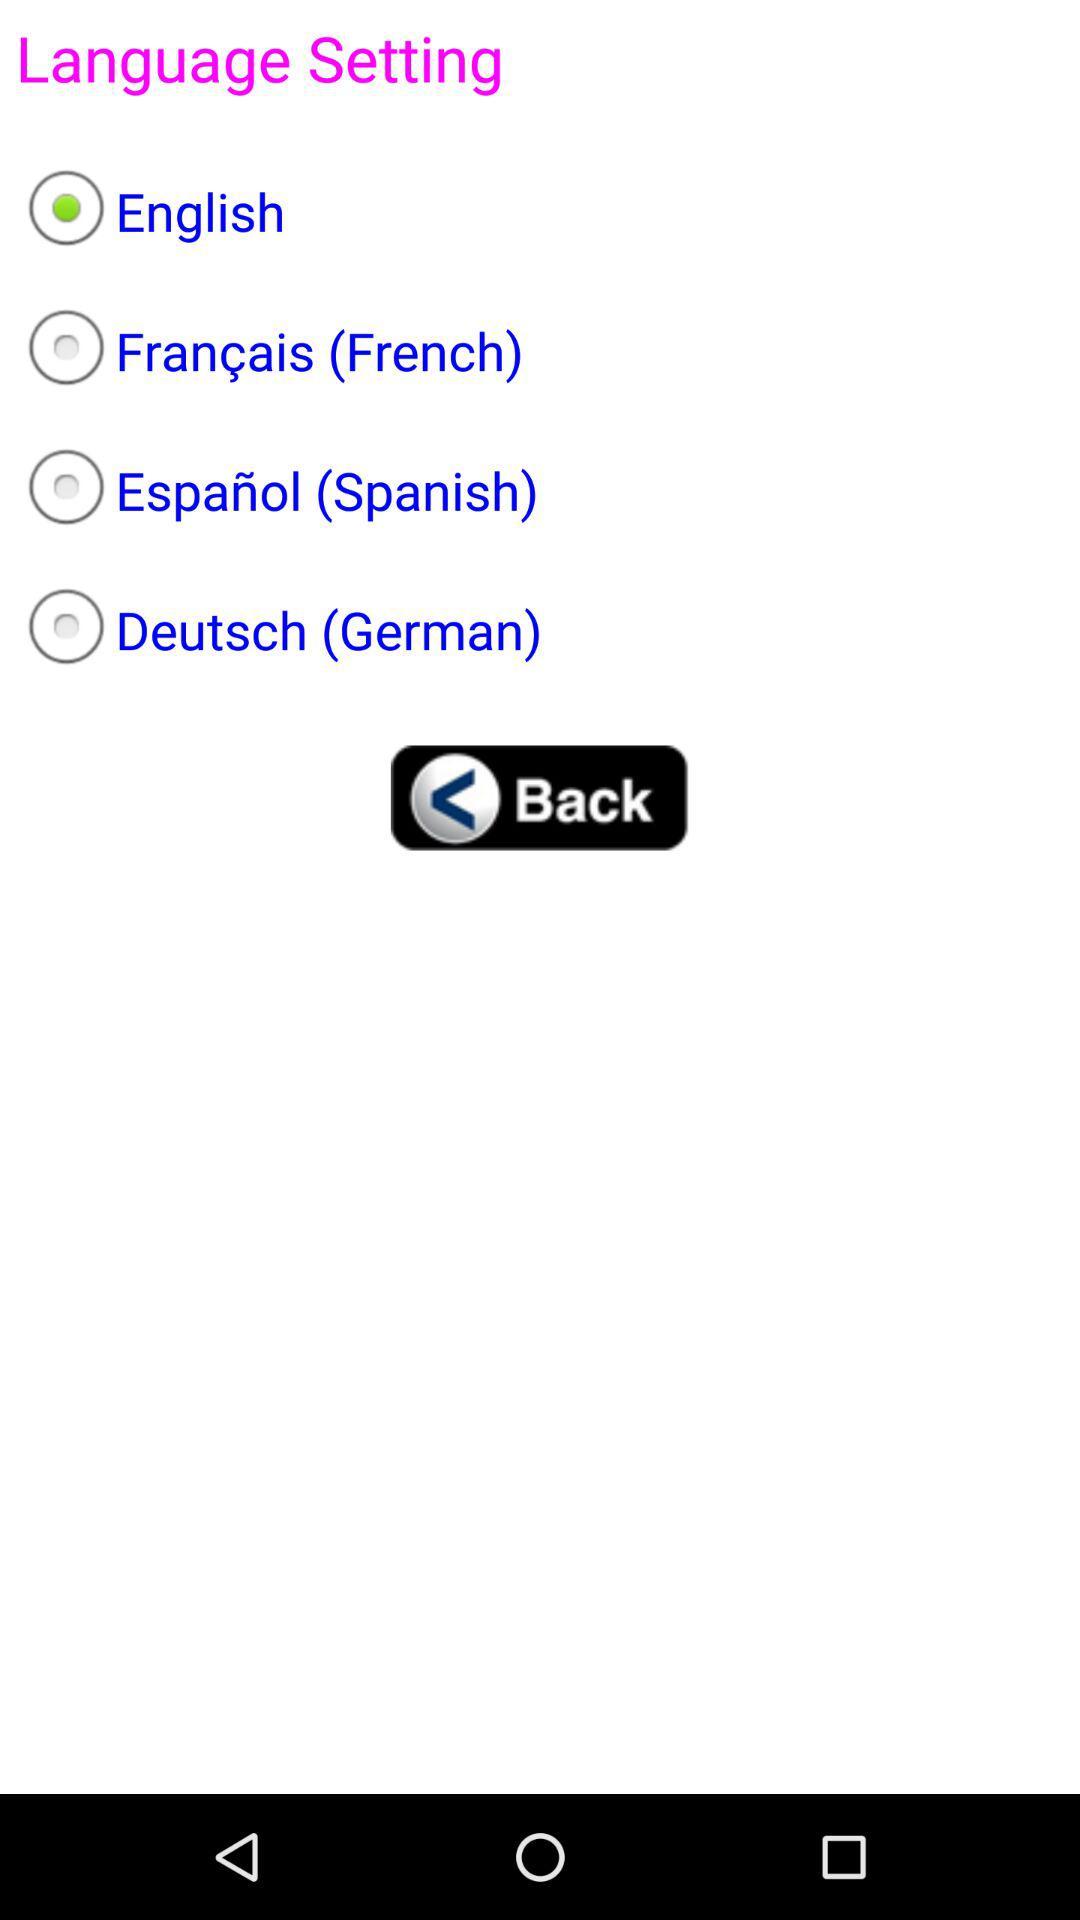 This screenshot has height=1920, width=1080. I want to click on deutsch (german) icon, so click(540, 628).